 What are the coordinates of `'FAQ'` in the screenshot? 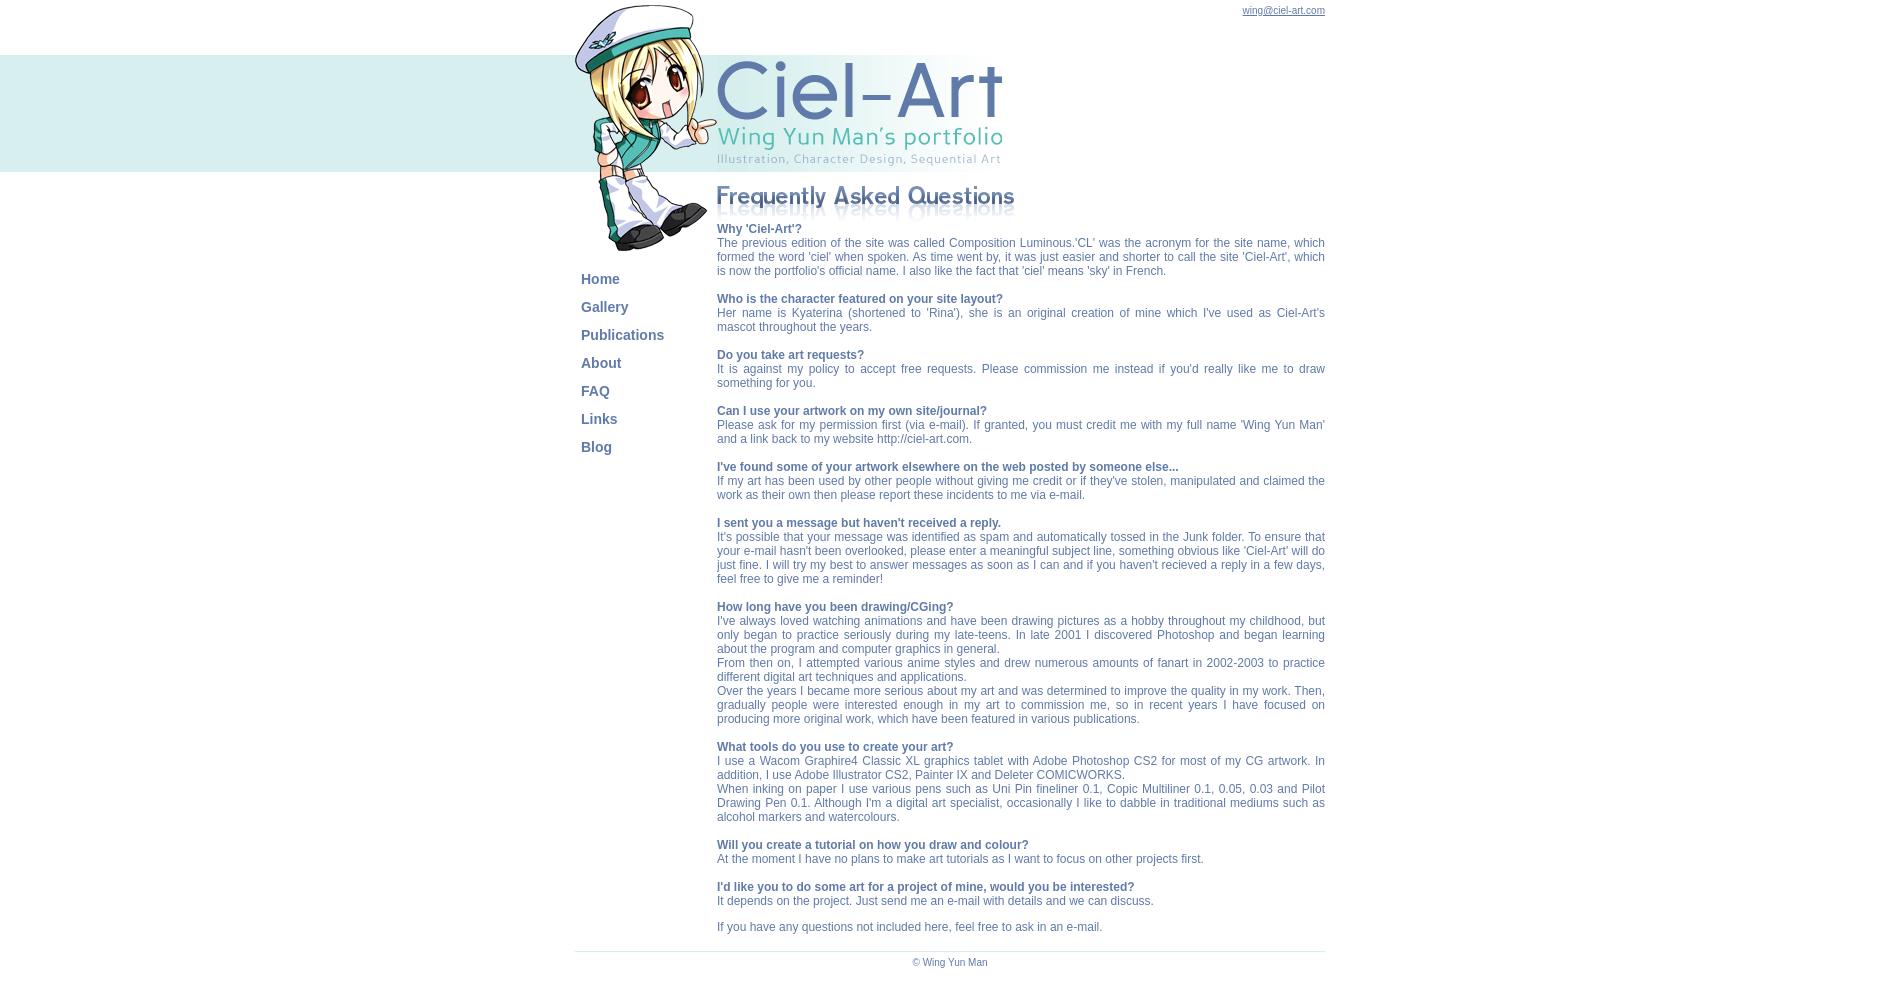 It's located at (595, 391).